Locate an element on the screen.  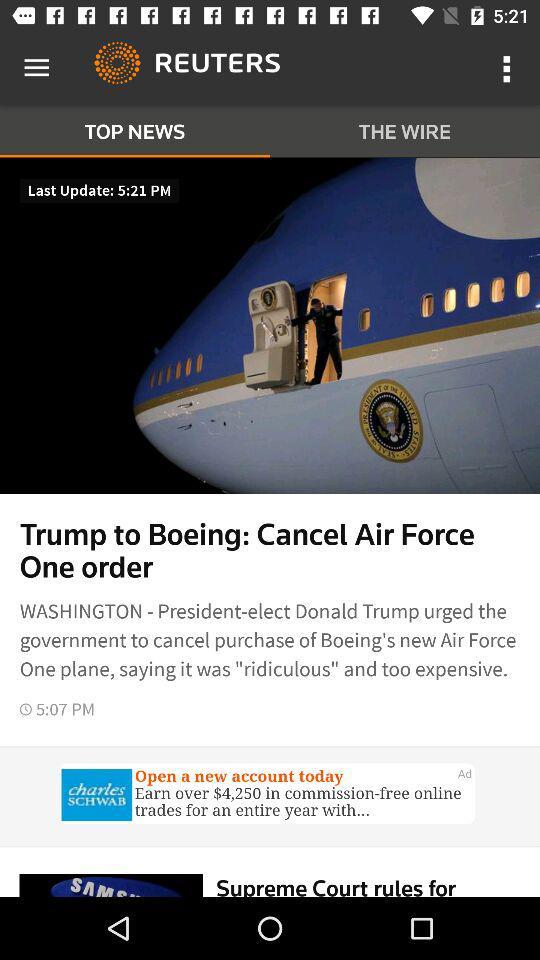
advertisement is located at coordinates (270, 796).